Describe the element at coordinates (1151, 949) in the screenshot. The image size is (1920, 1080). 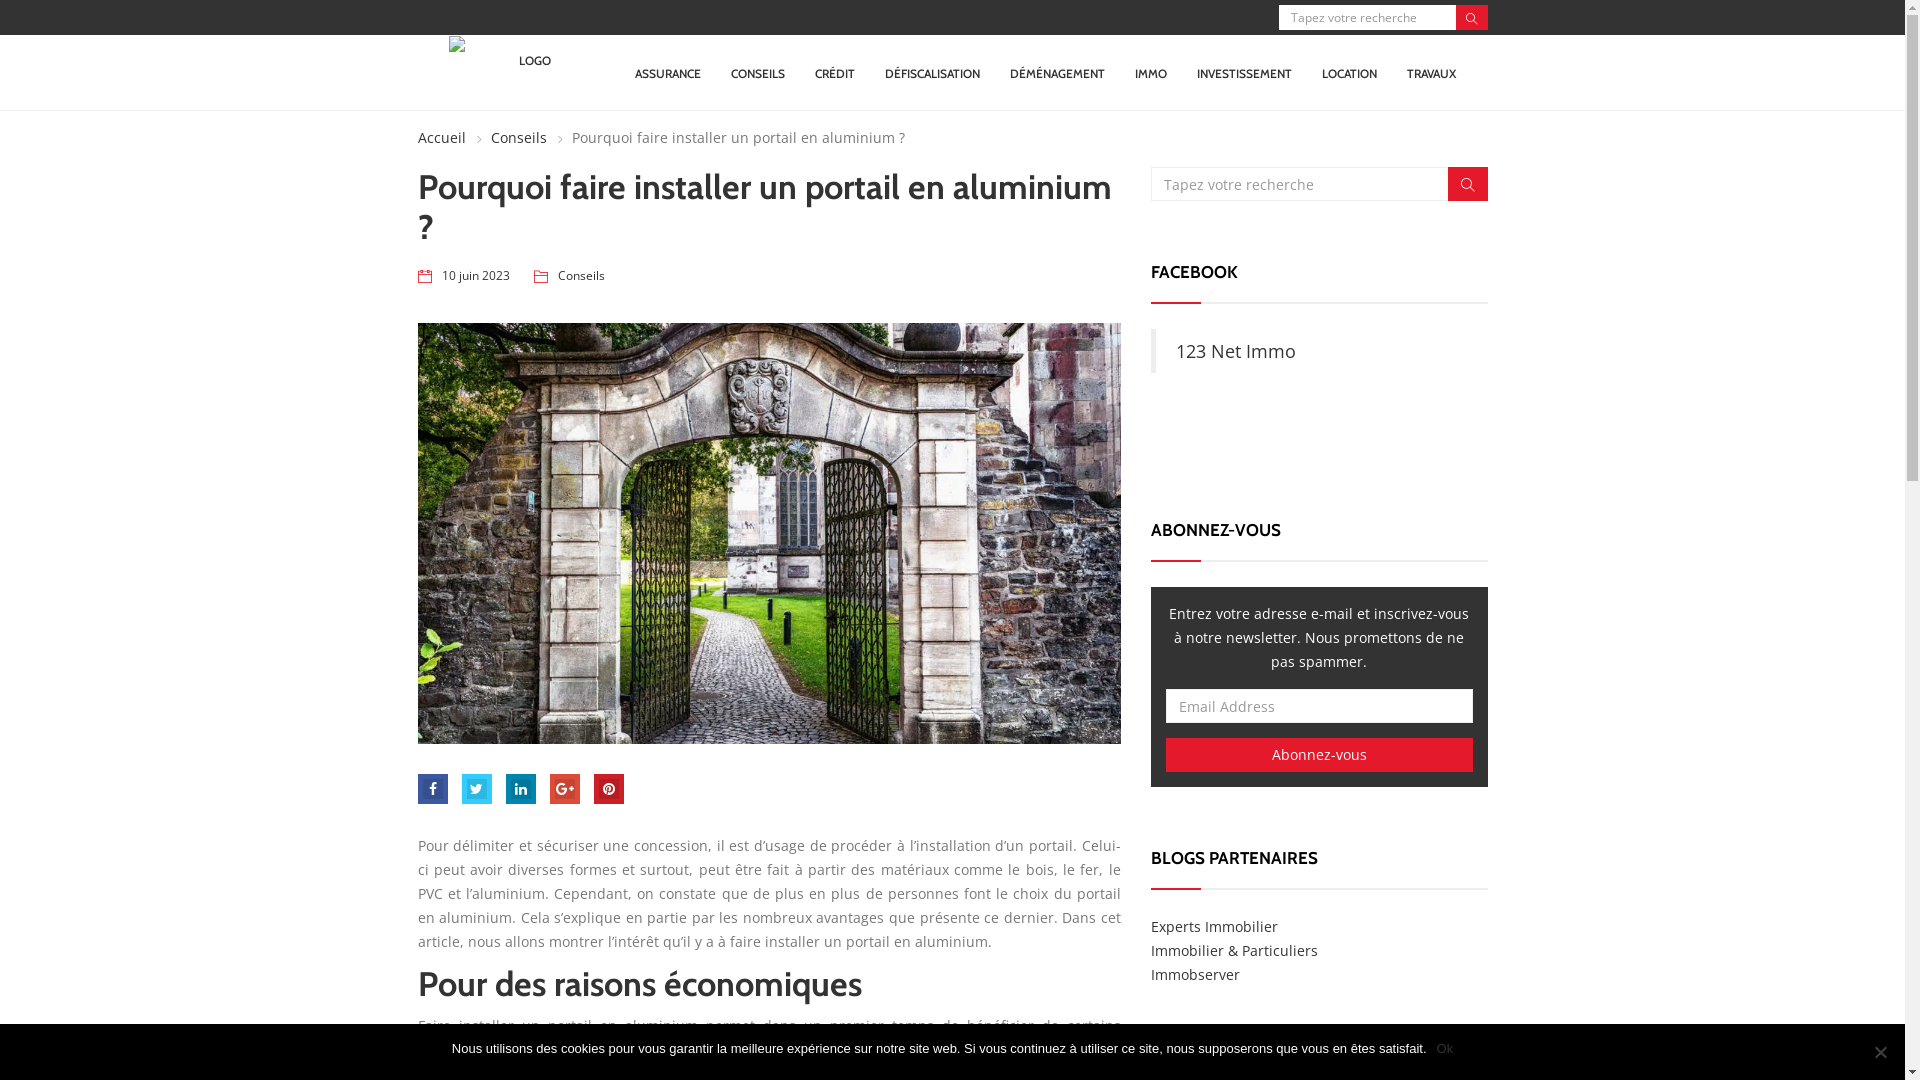
I see `'Immobilier & Particuliers'` at that location.